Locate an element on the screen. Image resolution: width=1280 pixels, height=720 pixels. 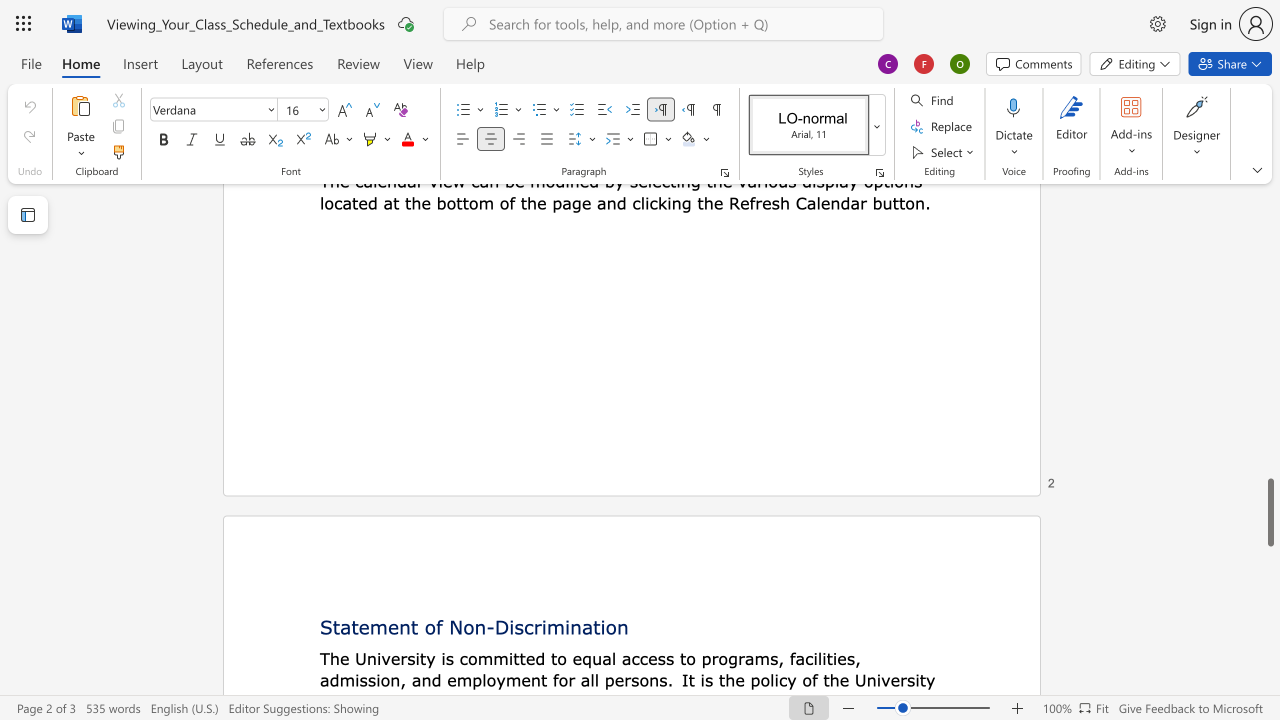
the scrollbar to move the page upward is located at coordinates (1269, 380).